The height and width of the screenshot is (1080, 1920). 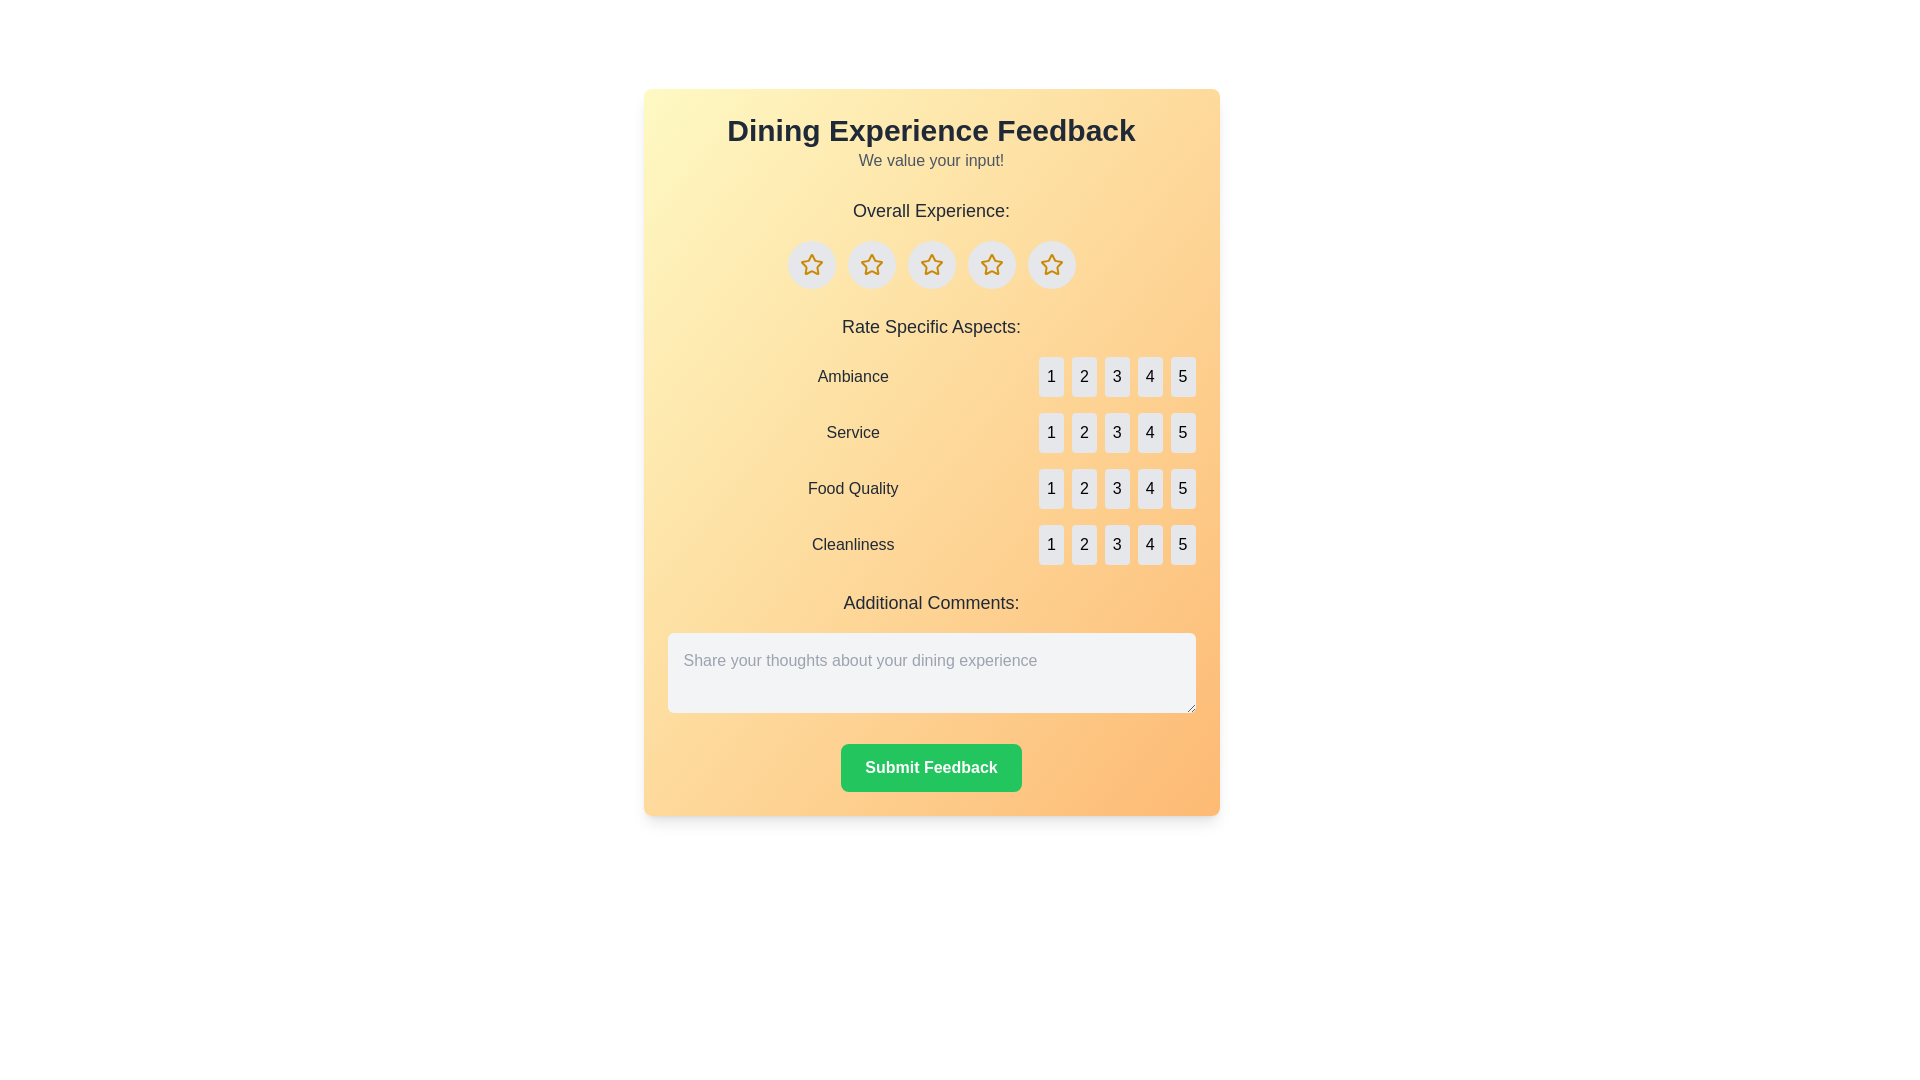 What do you see at coordinates (1050, 377) in the screenshot?
I see `the '1' rating button for the 'Ambiance' aspect of the dining experience to observe the hover effect` at bounding box center [1050, 377].